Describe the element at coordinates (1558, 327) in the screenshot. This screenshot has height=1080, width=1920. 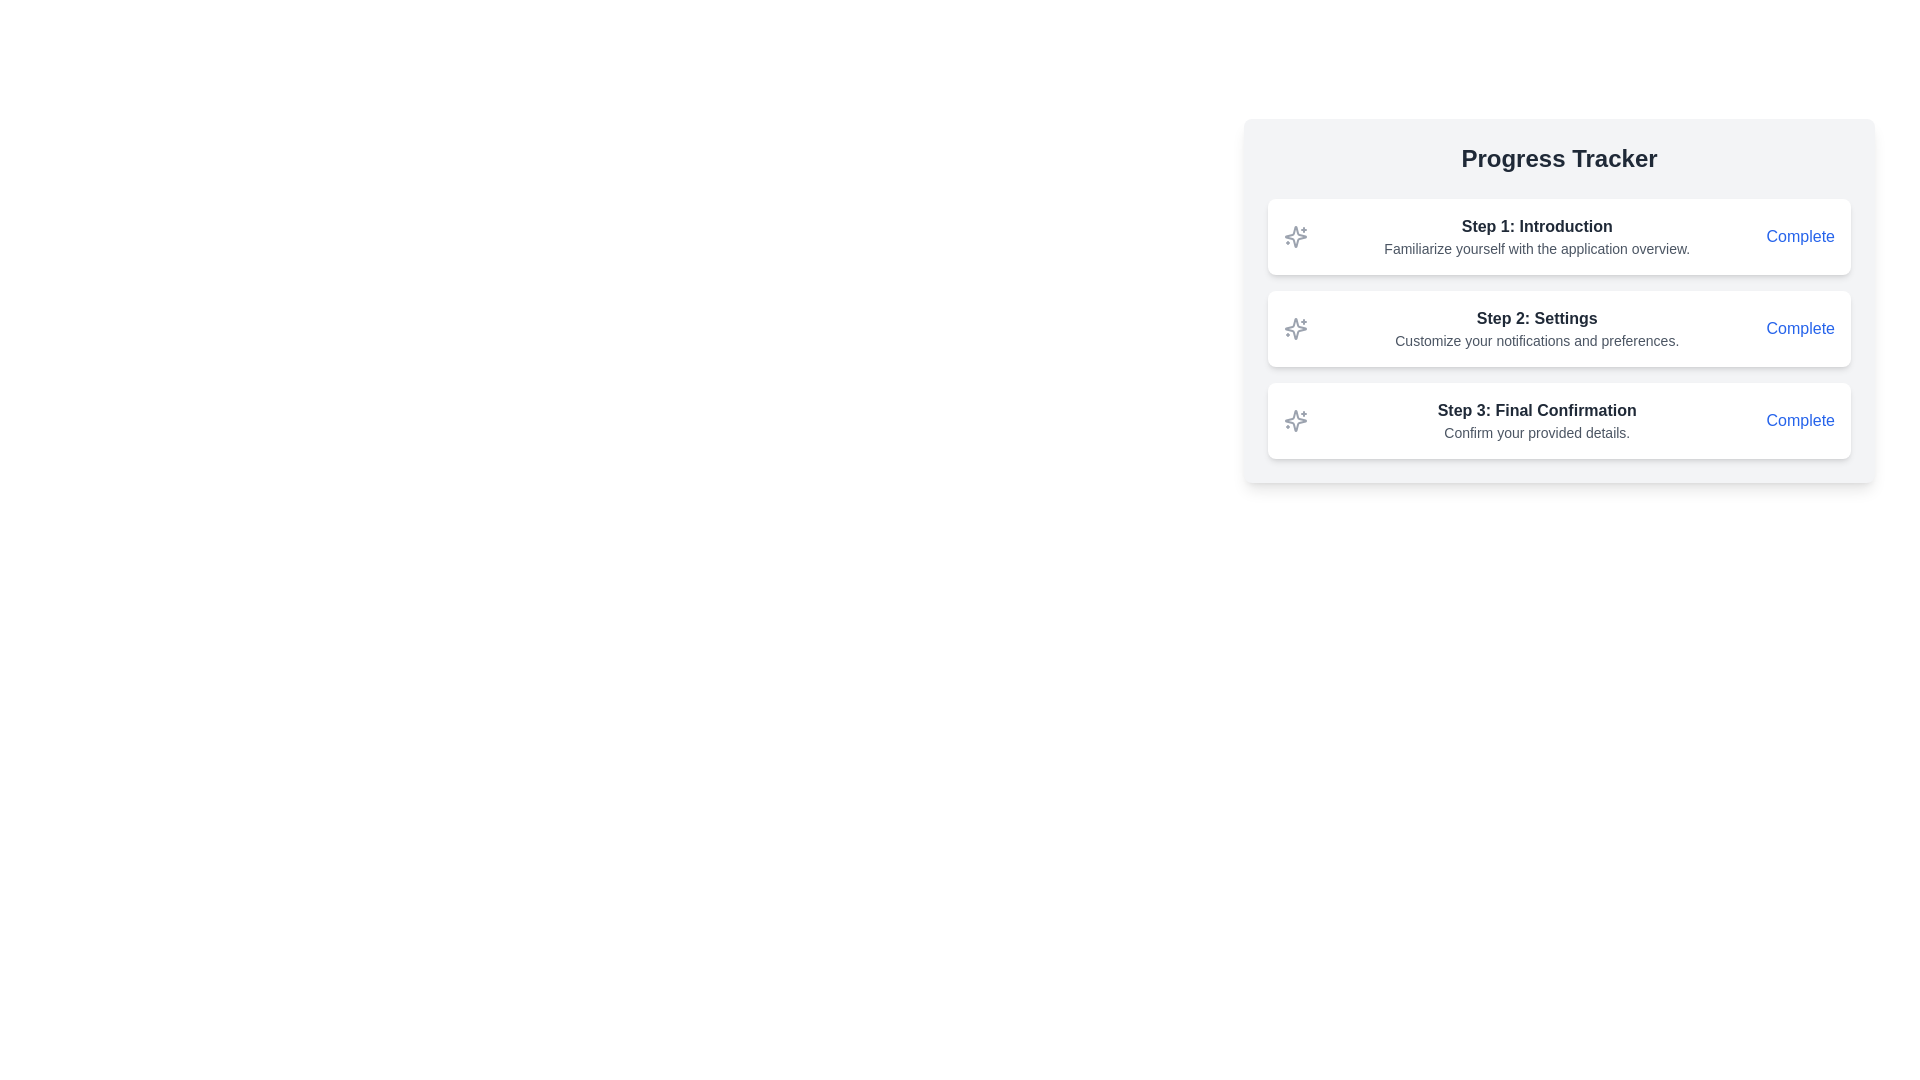
I see `the progress step item labeled 'Step 2: Settings' in the progress tracker component, which is the second item in the sequence and has a white background with rounded corners` at that location.